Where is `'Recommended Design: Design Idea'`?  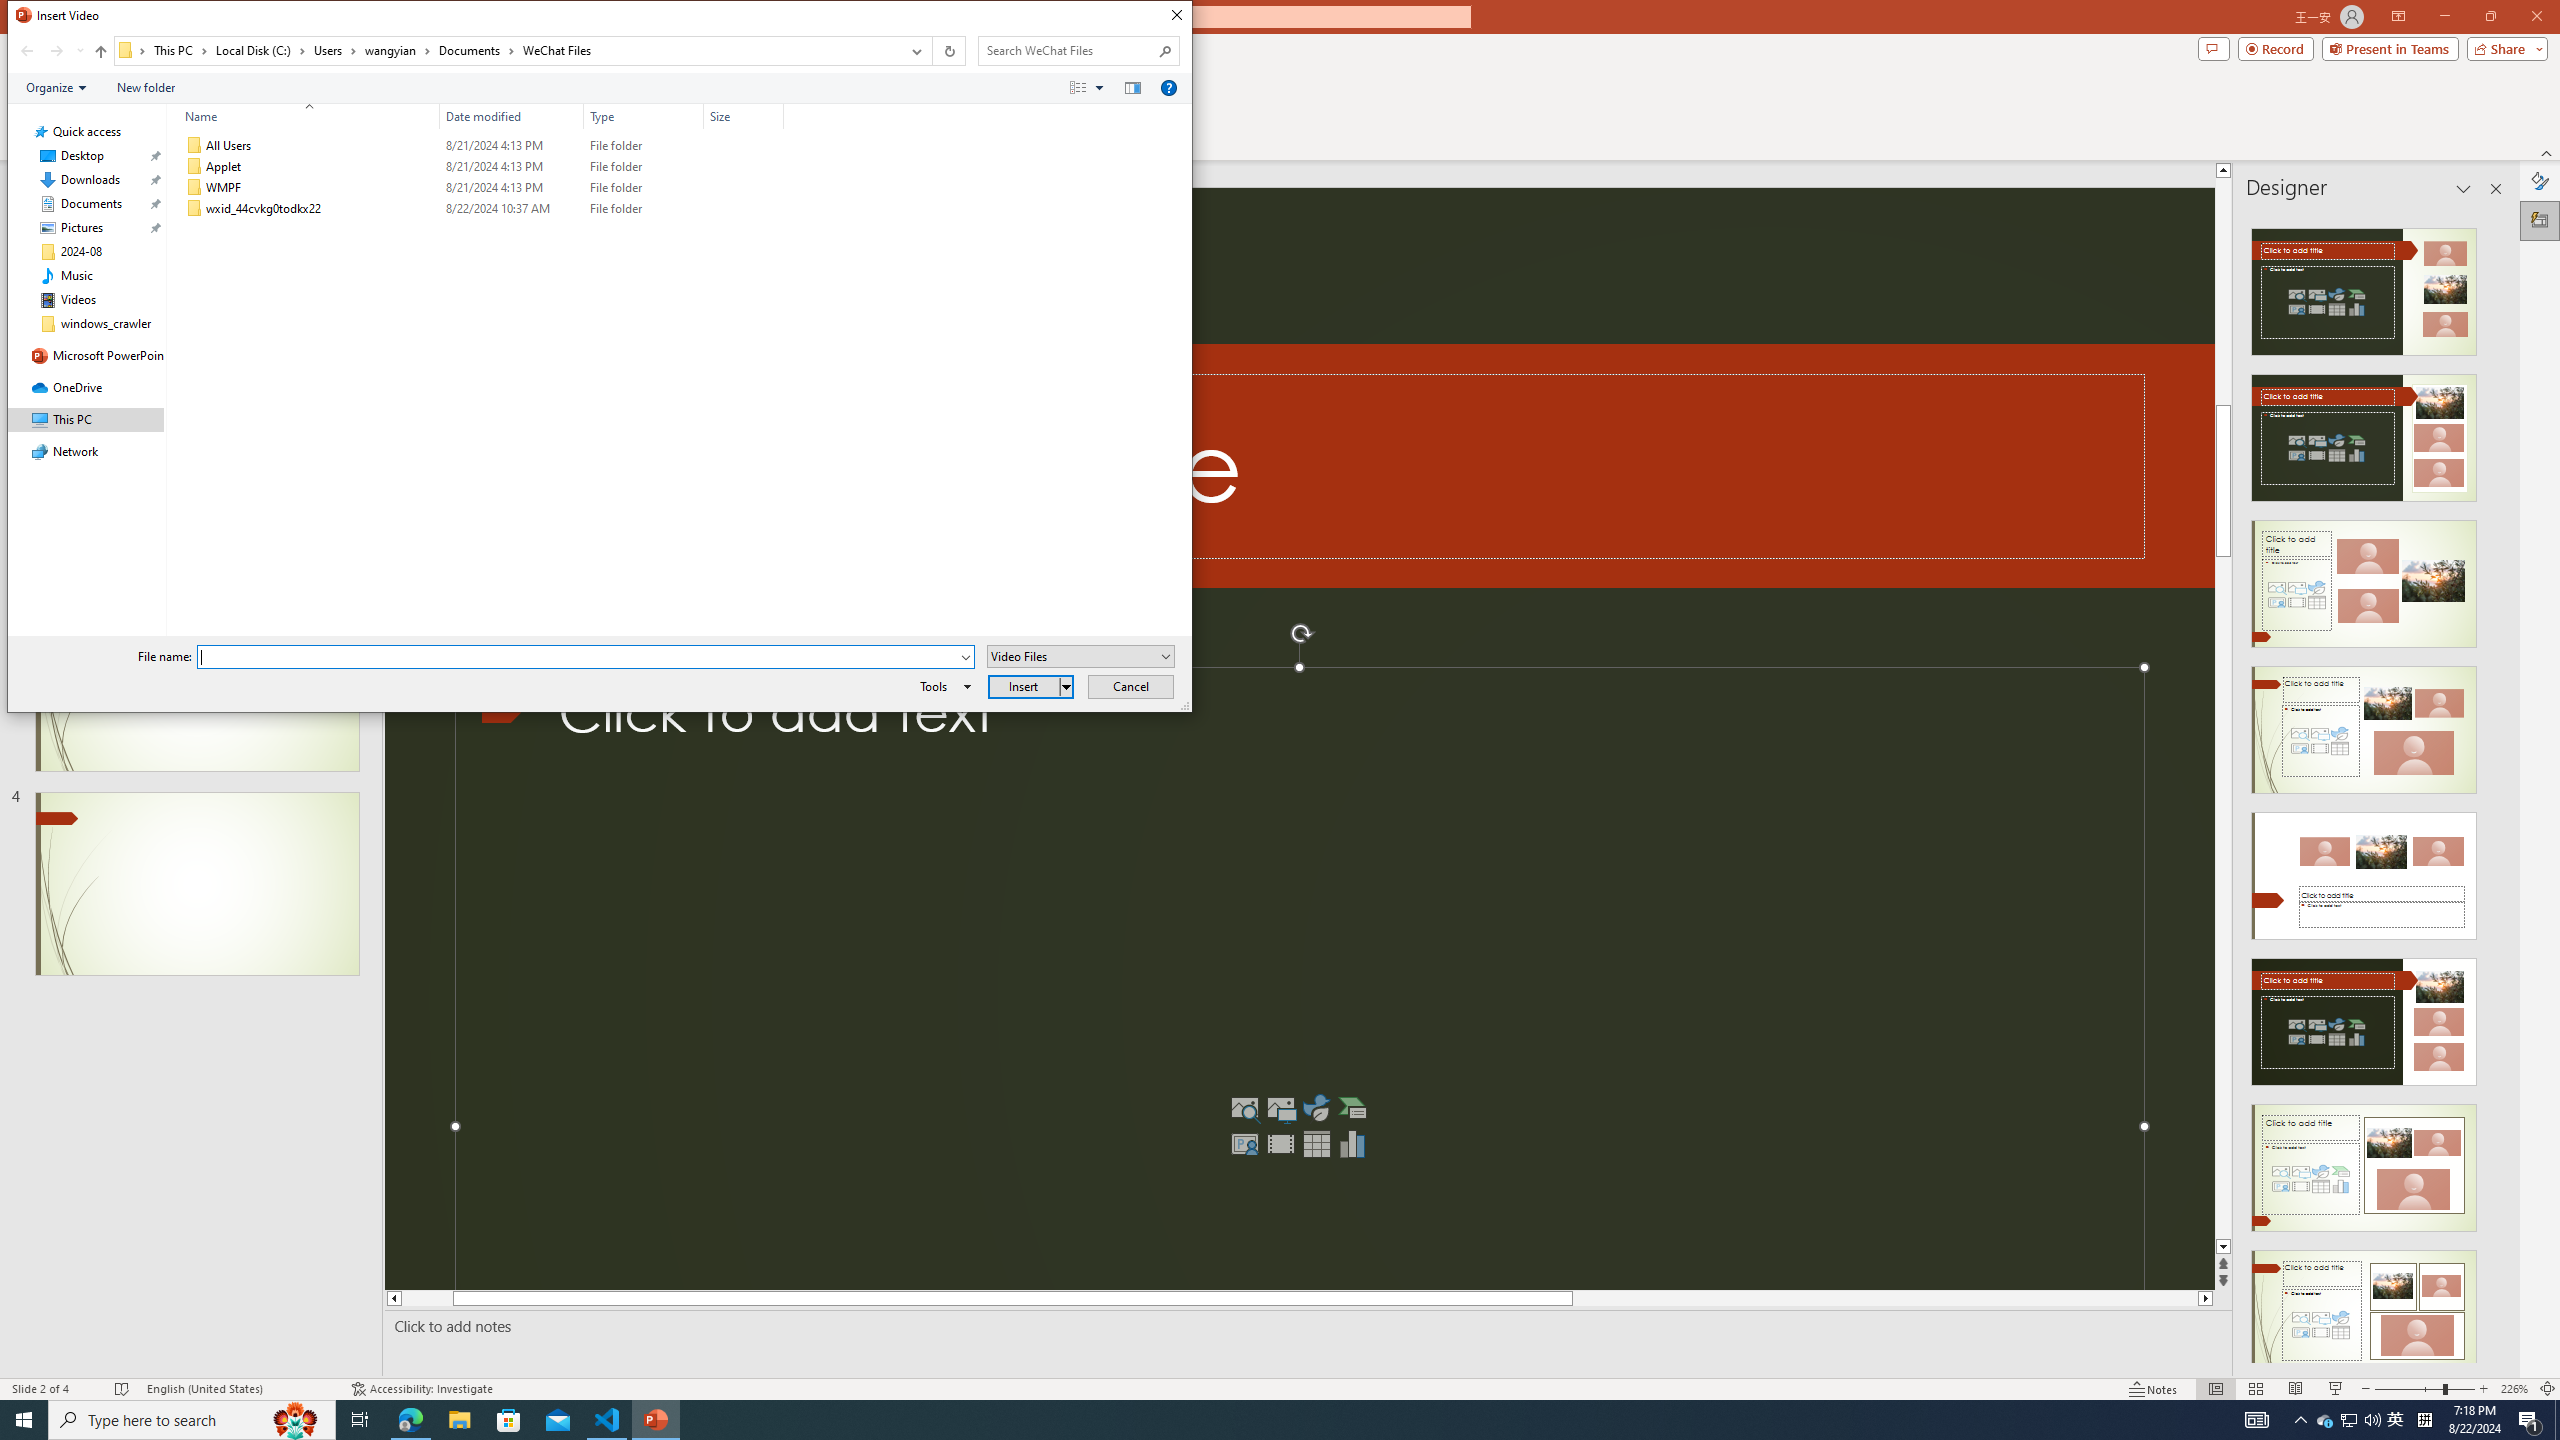
'Recommended Design: Design Idea' is located at coordinates (2364, 284).